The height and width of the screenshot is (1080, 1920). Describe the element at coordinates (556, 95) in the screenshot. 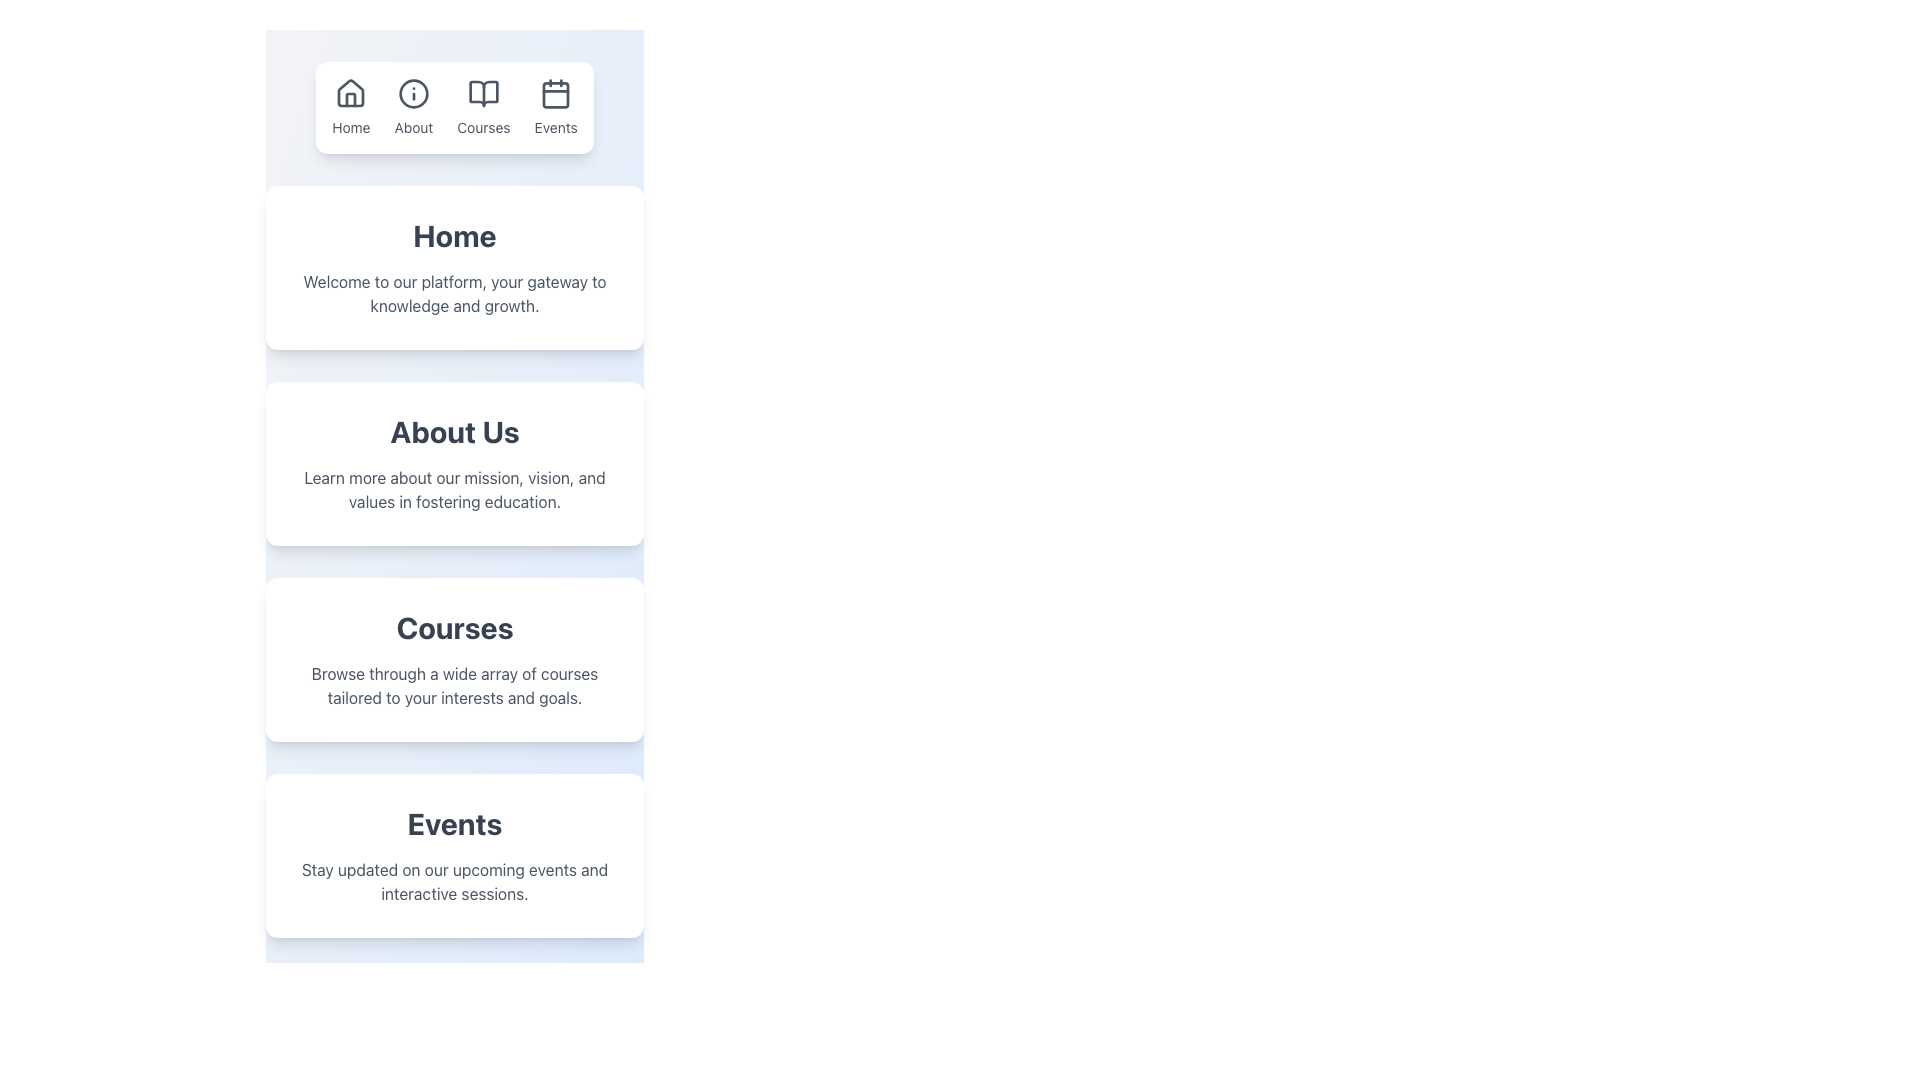

I see `the visual representation of the SVG rectangle shape within the Events icon in the top navigation section of the interface` at that location.